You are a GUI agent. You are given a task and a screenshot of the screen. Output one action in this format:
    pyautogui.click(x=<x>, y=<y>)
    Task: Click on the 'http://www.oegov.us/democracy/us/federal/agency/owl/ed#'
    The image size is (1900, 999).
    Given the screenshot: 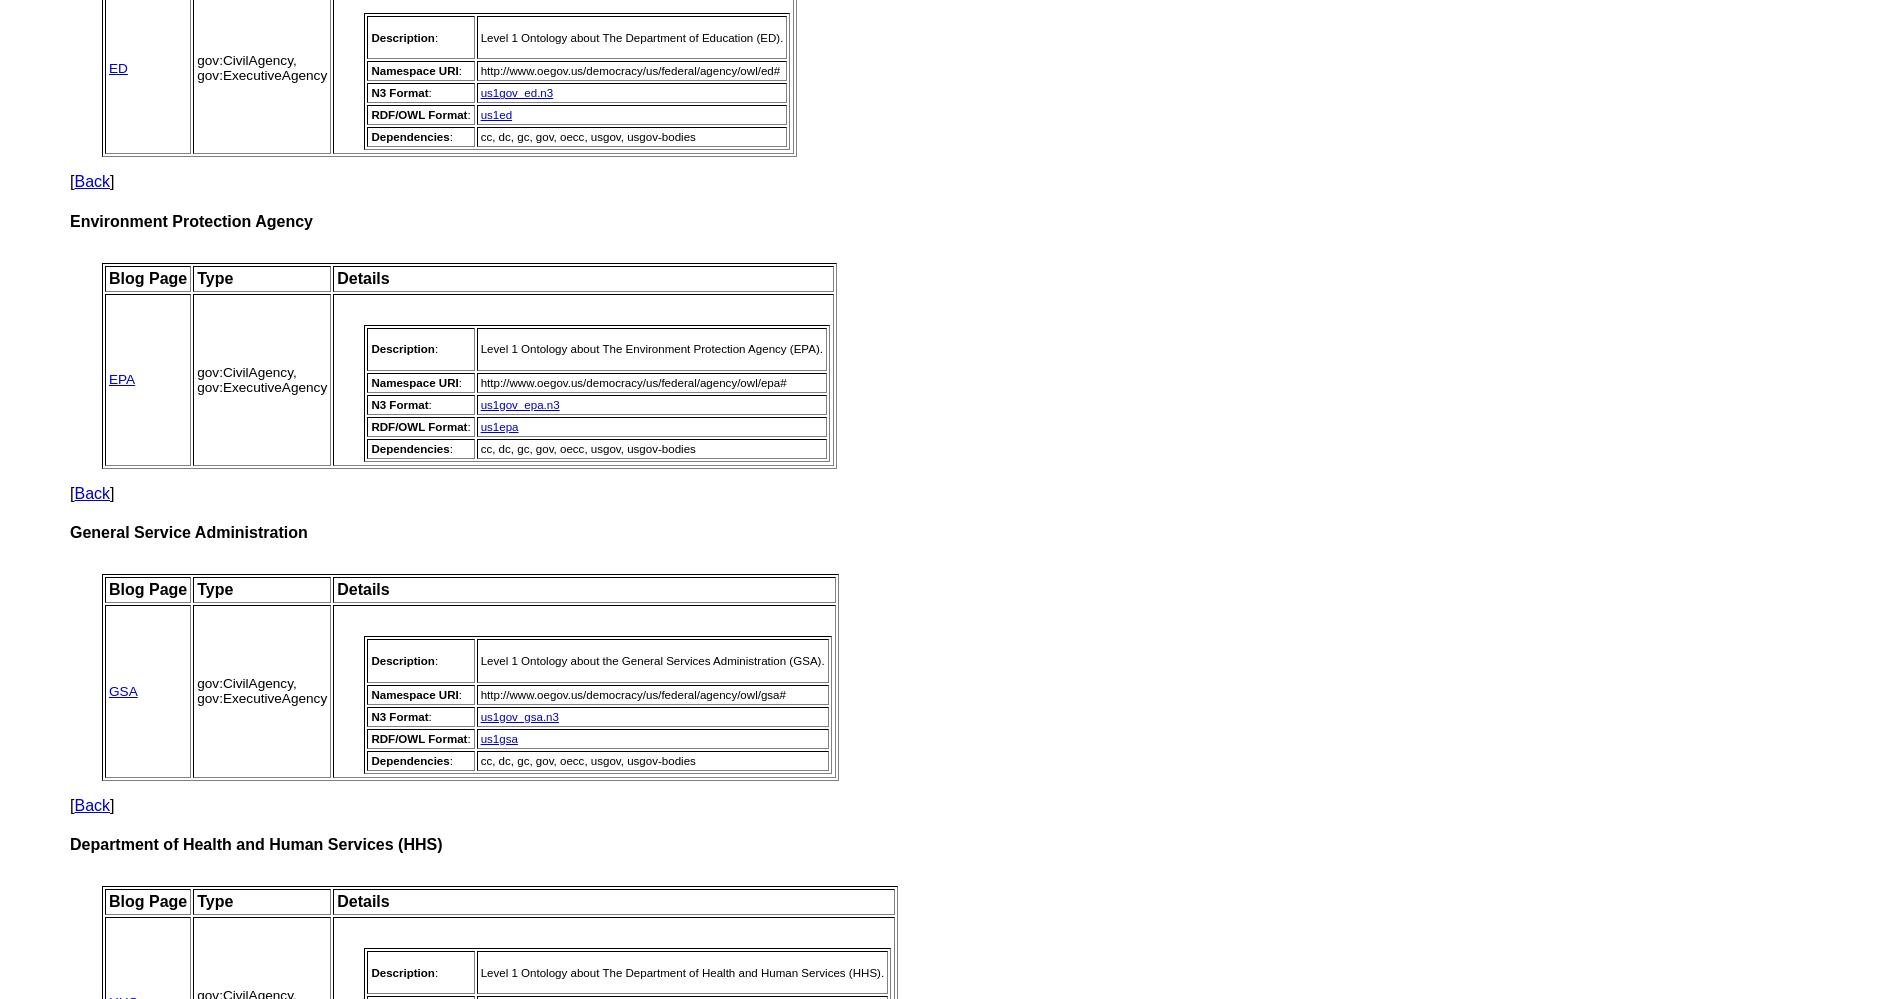 What is the action you would take?
    pyautogui.click(x=479, y=70)
    